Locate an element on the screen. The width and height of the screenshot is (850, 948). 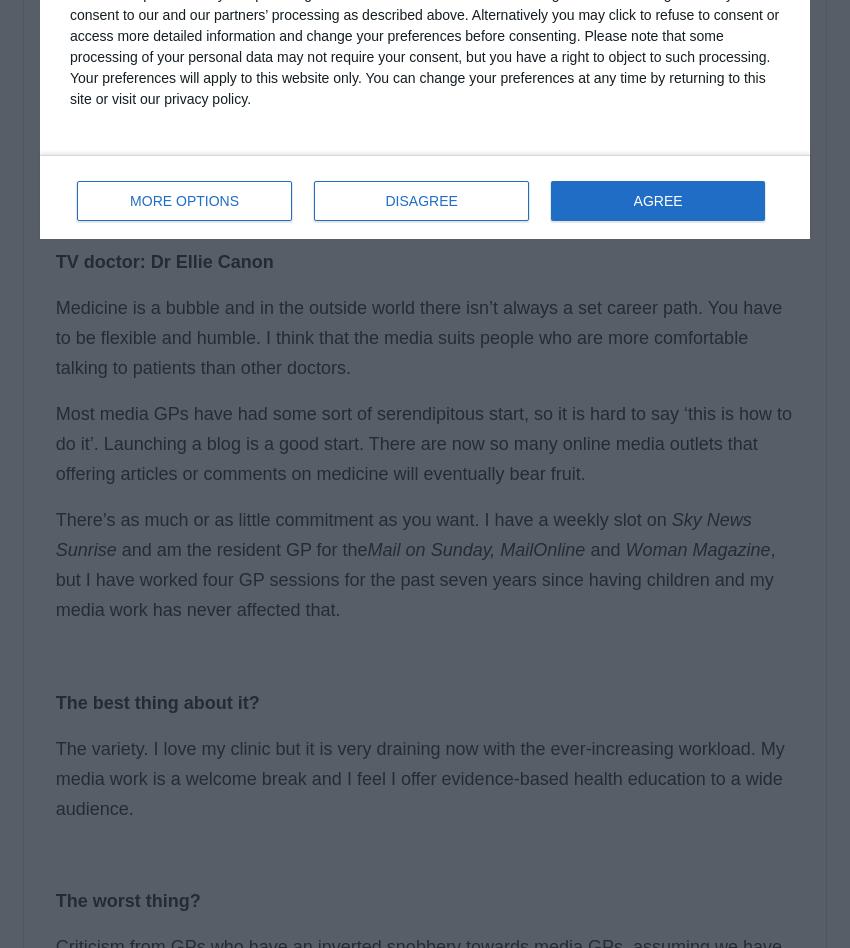
'Medicine is a bubble and in the outside world there isn’t always a set career path. You have to be flexible and humble. I think that the media suits people who are more comfortable talking to patients than other doctors.' is located at coordinates (418, 337).